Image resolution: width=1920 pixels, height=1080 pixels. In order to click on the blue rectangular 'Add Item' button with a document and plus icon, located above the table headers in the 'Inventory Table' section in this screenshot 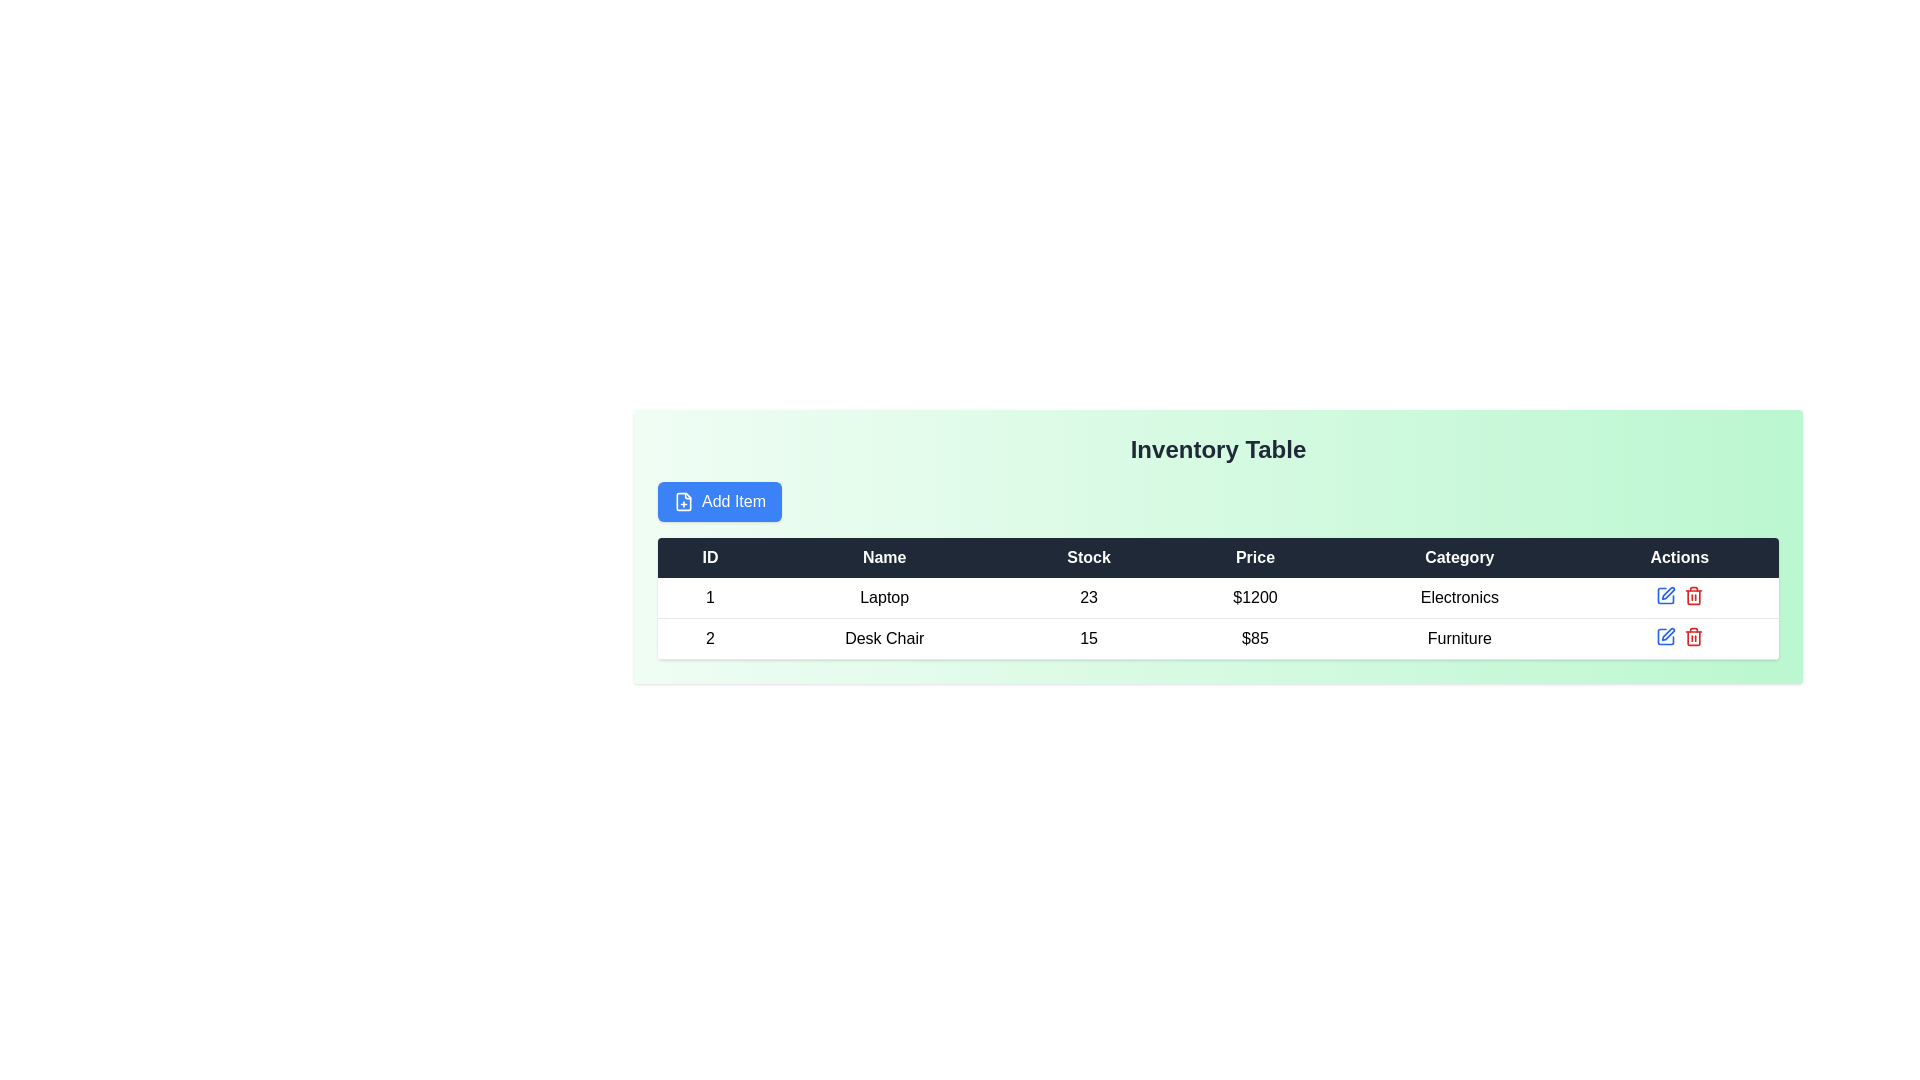, I will do `click(720, 500)`.